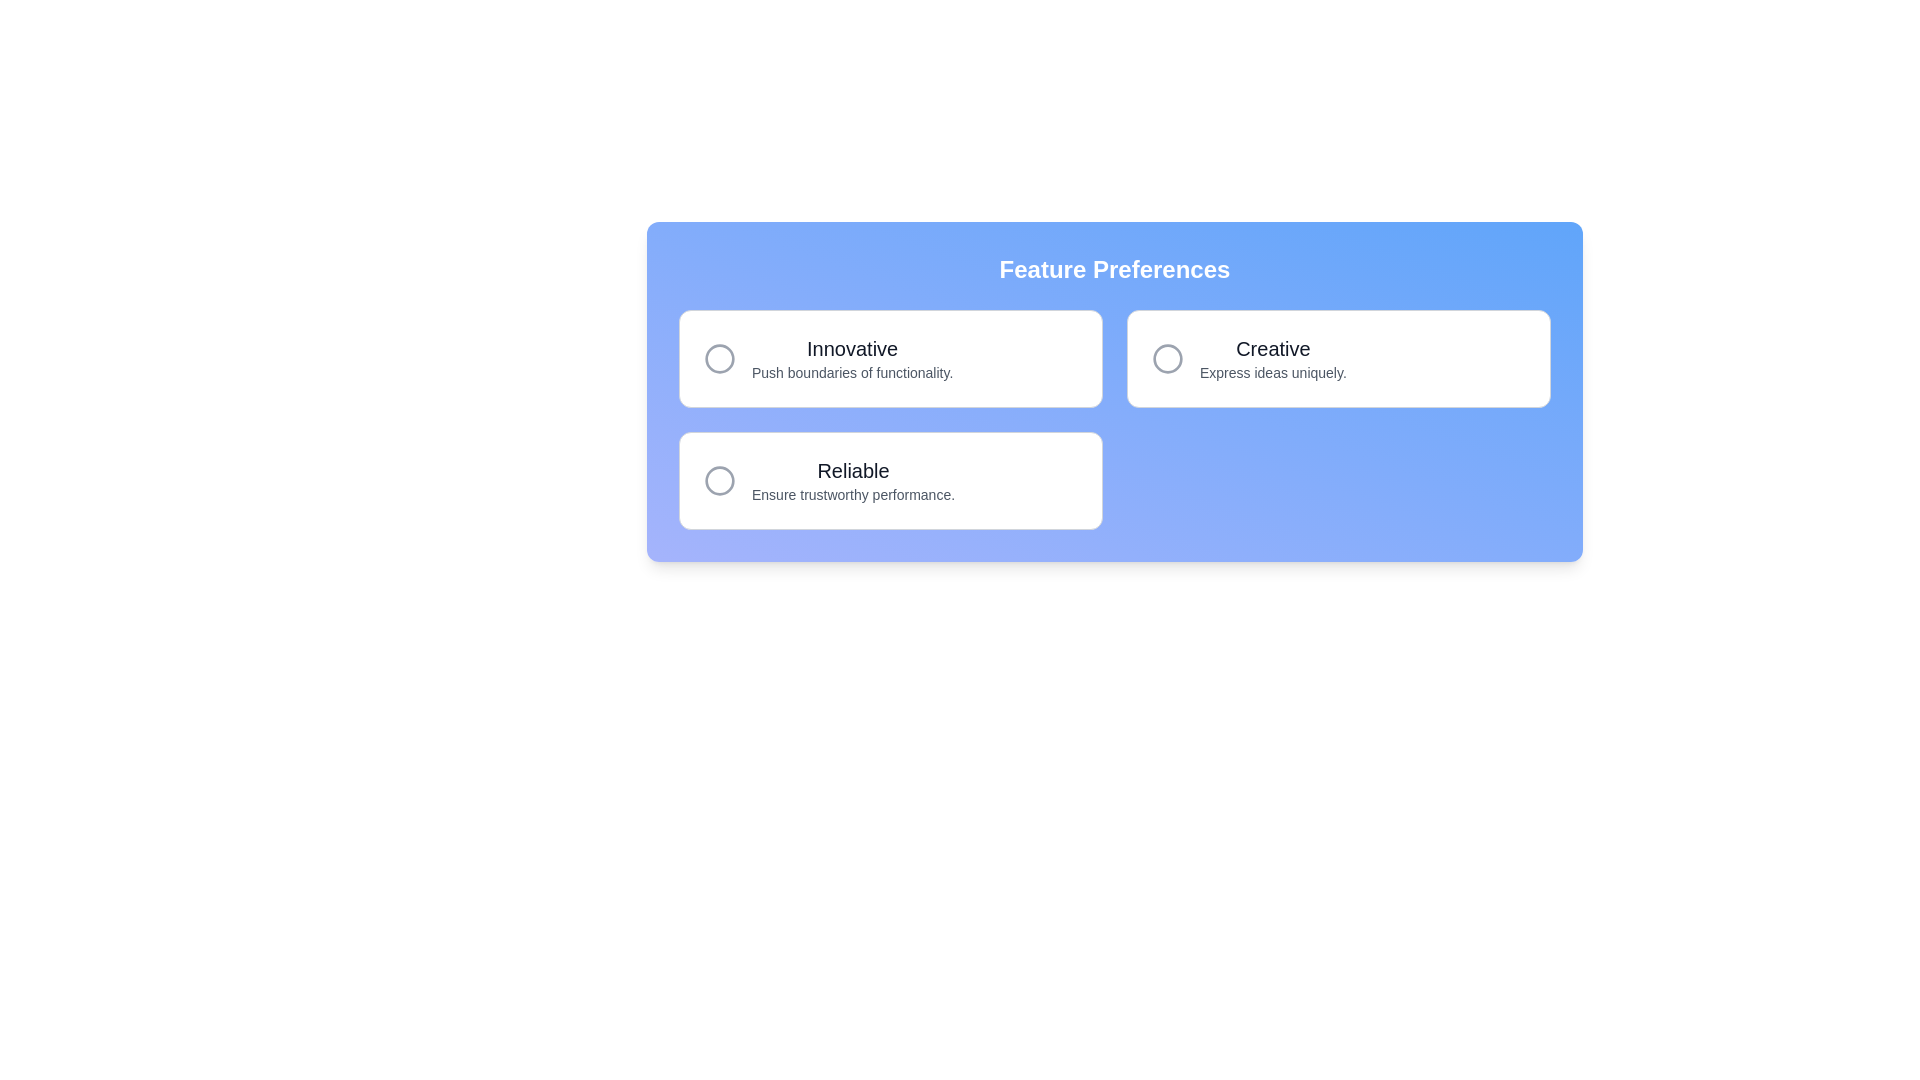  What do you see at coordinates (853, 494) in the screenshot?
I see `the descriptive text label located beneath the title 'Reliable' in the grid layout of selectable options` at bounding box center [853, 494].